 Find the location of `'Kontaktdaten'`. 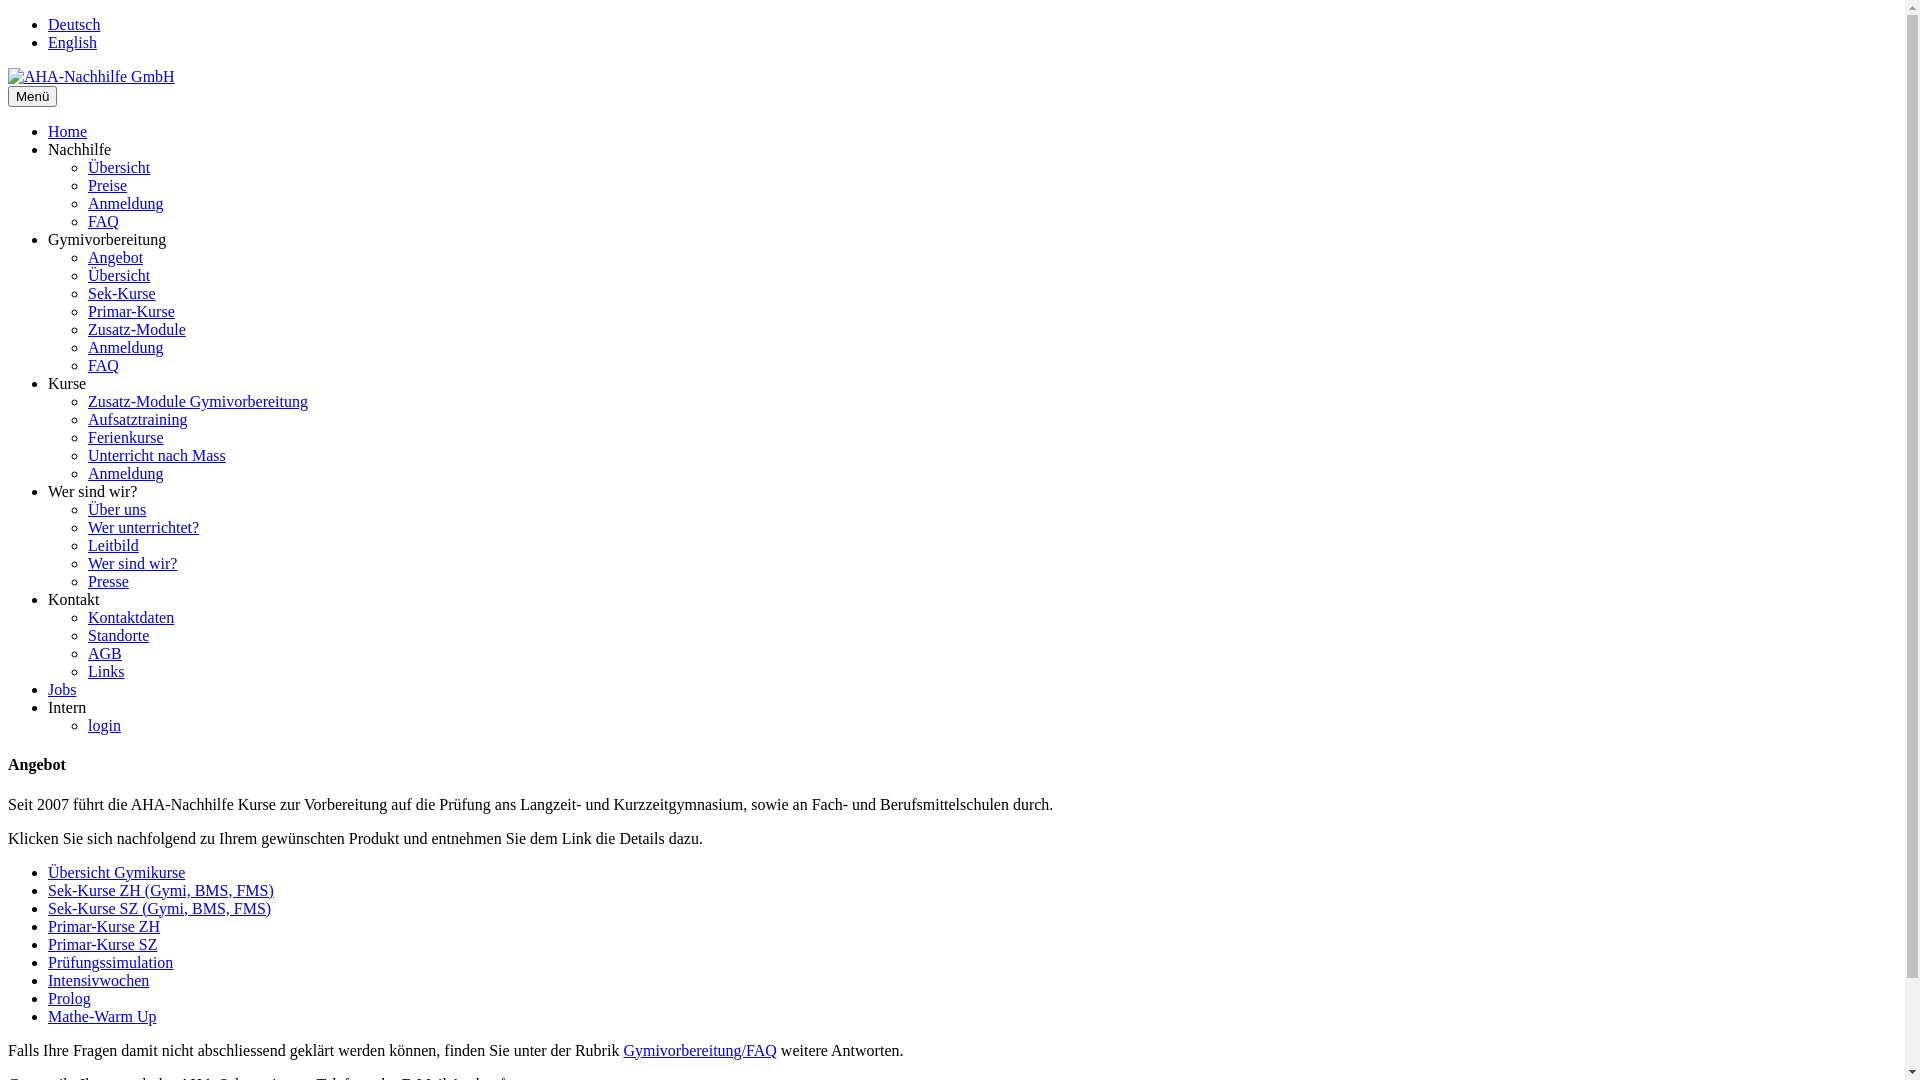

'Kontaktdaten' is located at coordinates (129, 616).